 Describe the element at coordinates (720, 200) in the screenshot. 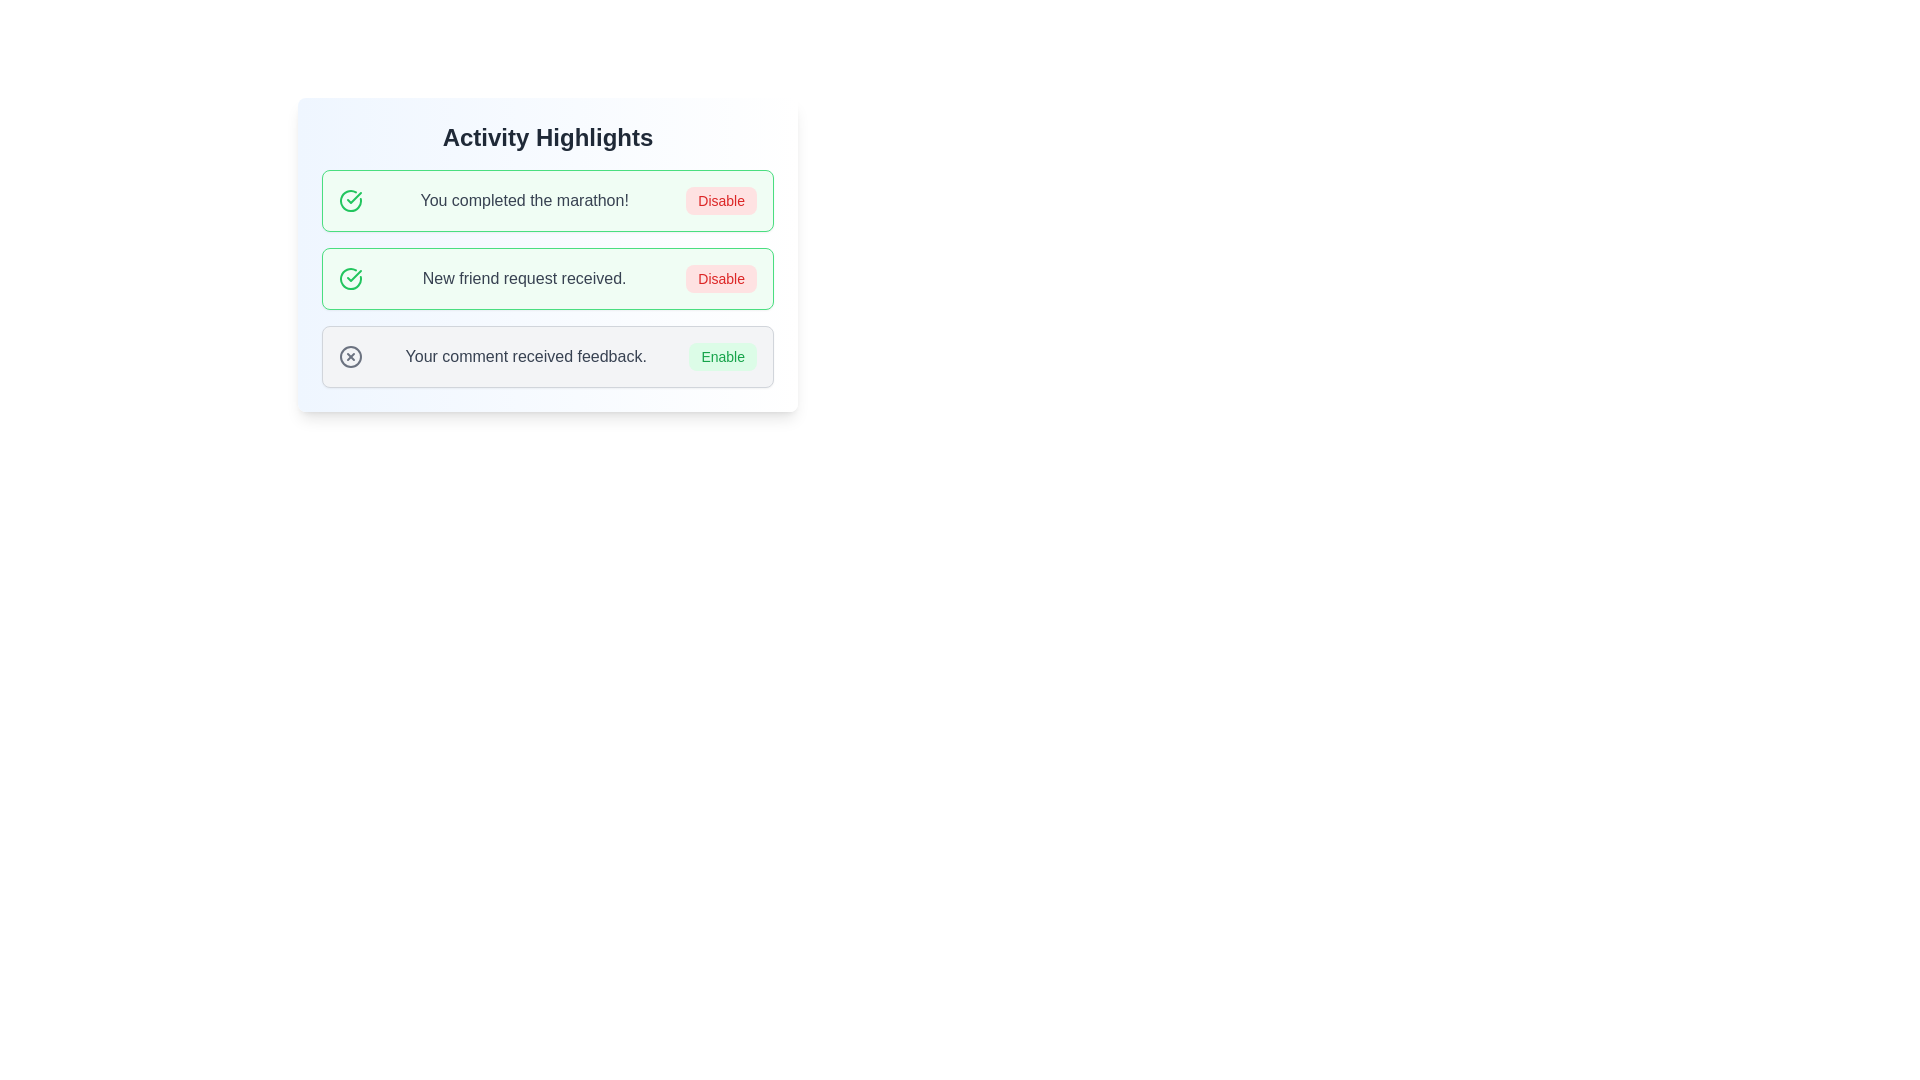

I see `the prominent 'Disable' button with rounded corners and a soft red background` at that location.